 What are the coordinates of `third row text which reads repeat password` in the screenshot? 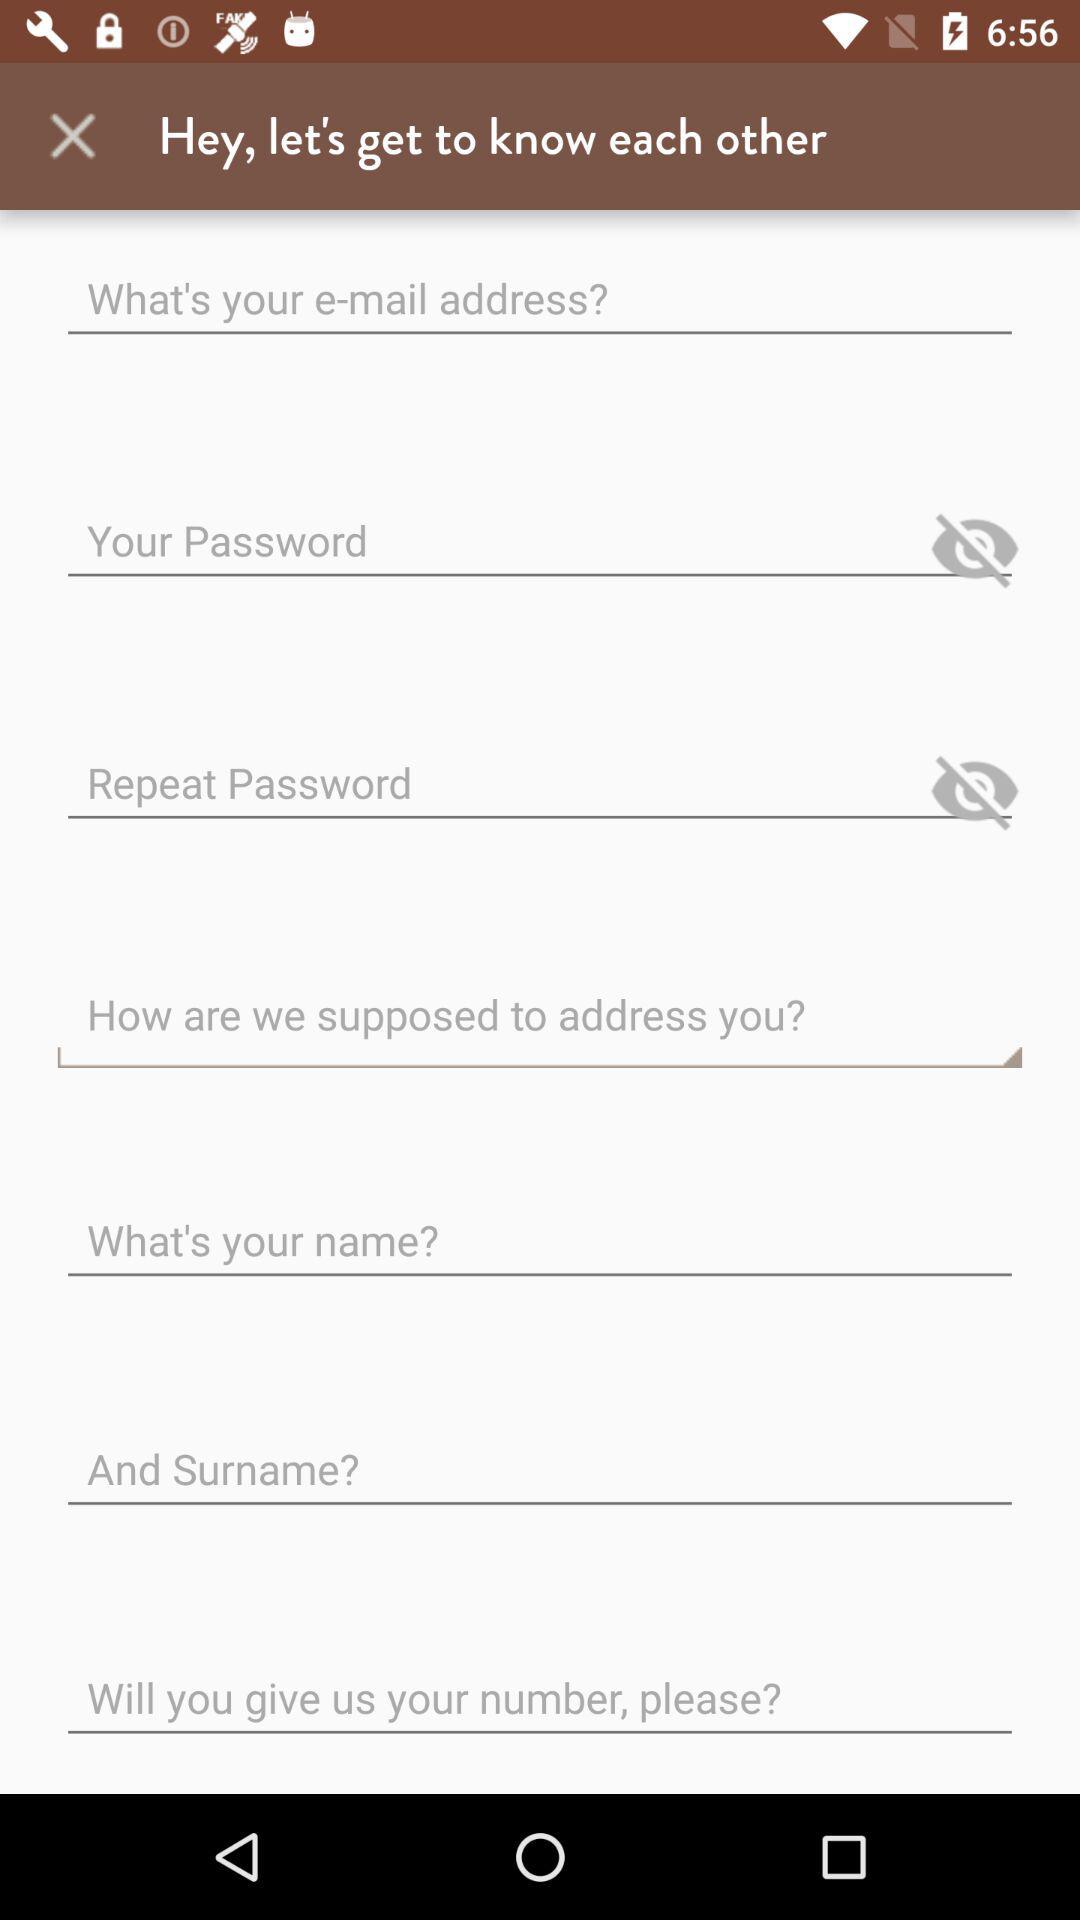 It's located at (540, 766).